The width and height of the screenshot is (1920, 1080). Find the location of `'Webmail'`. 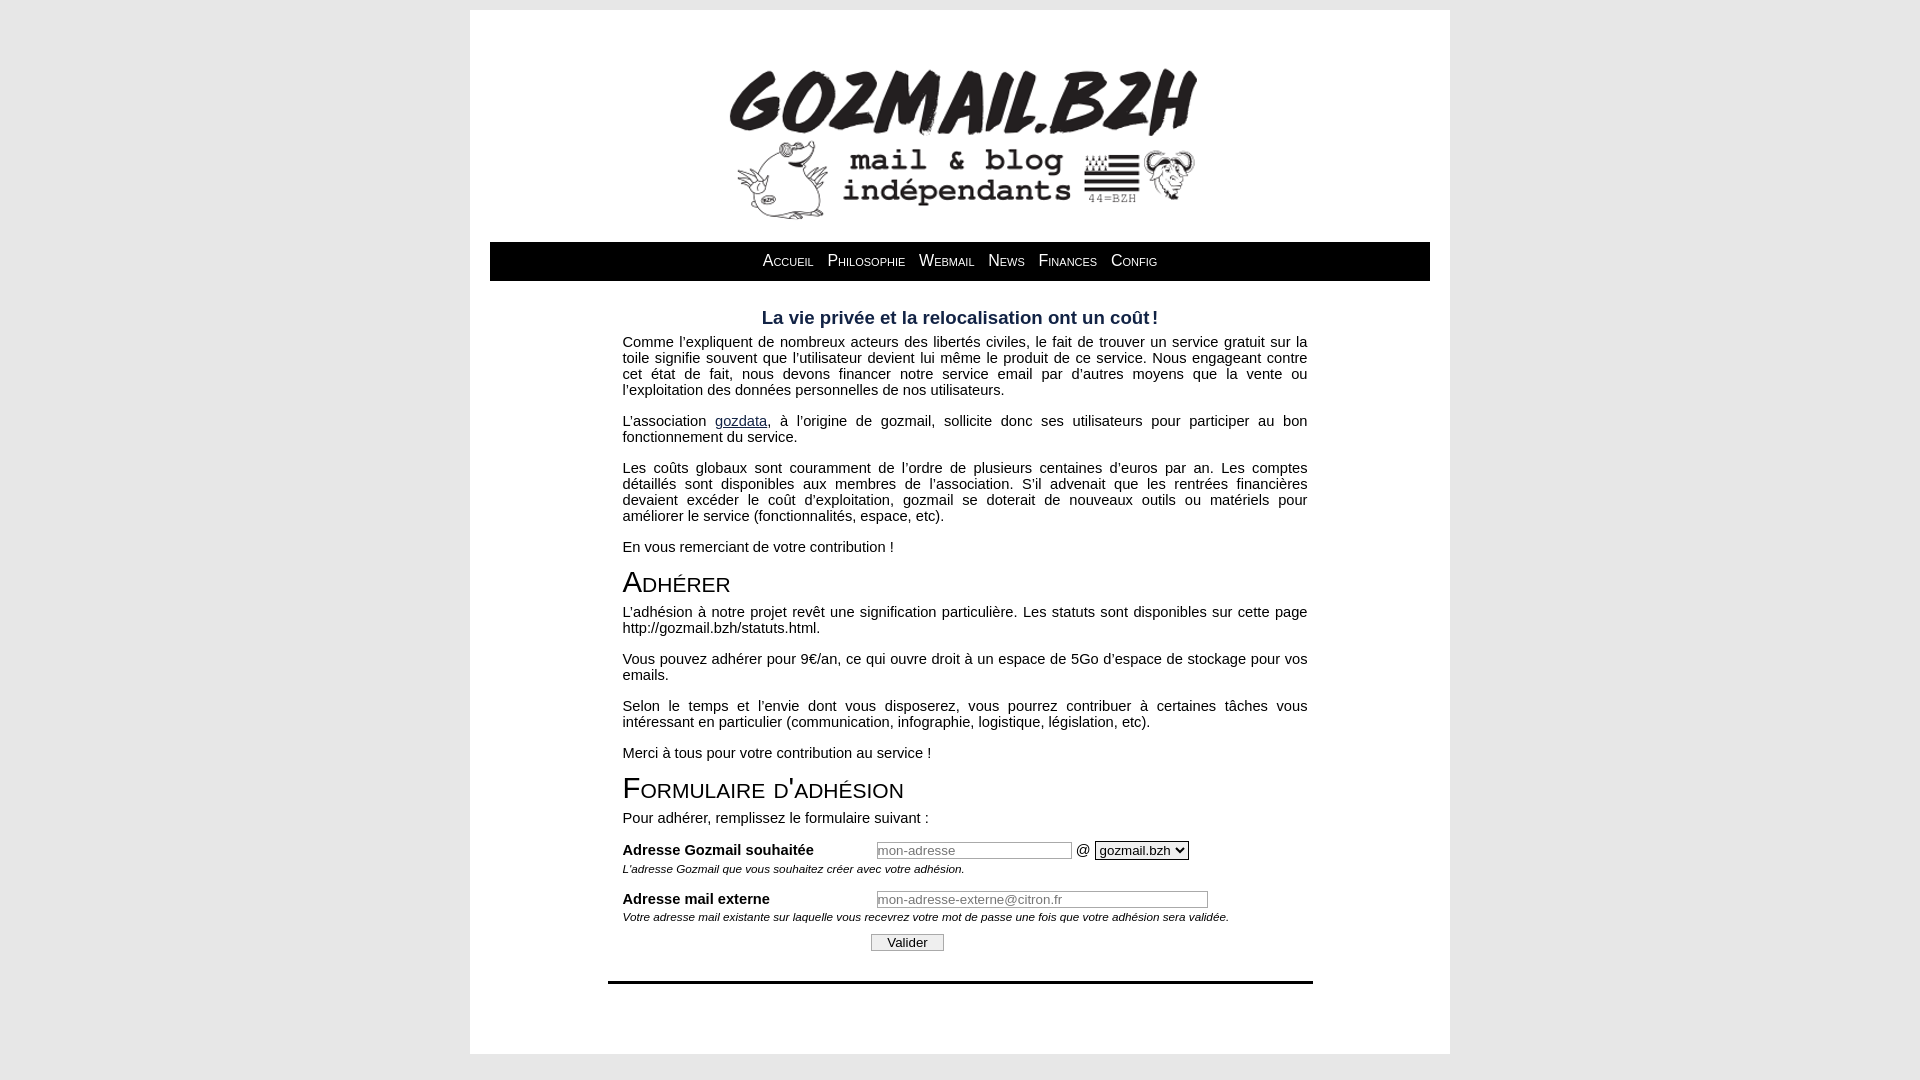

'Webmail' is located at coordinates (945, 259).